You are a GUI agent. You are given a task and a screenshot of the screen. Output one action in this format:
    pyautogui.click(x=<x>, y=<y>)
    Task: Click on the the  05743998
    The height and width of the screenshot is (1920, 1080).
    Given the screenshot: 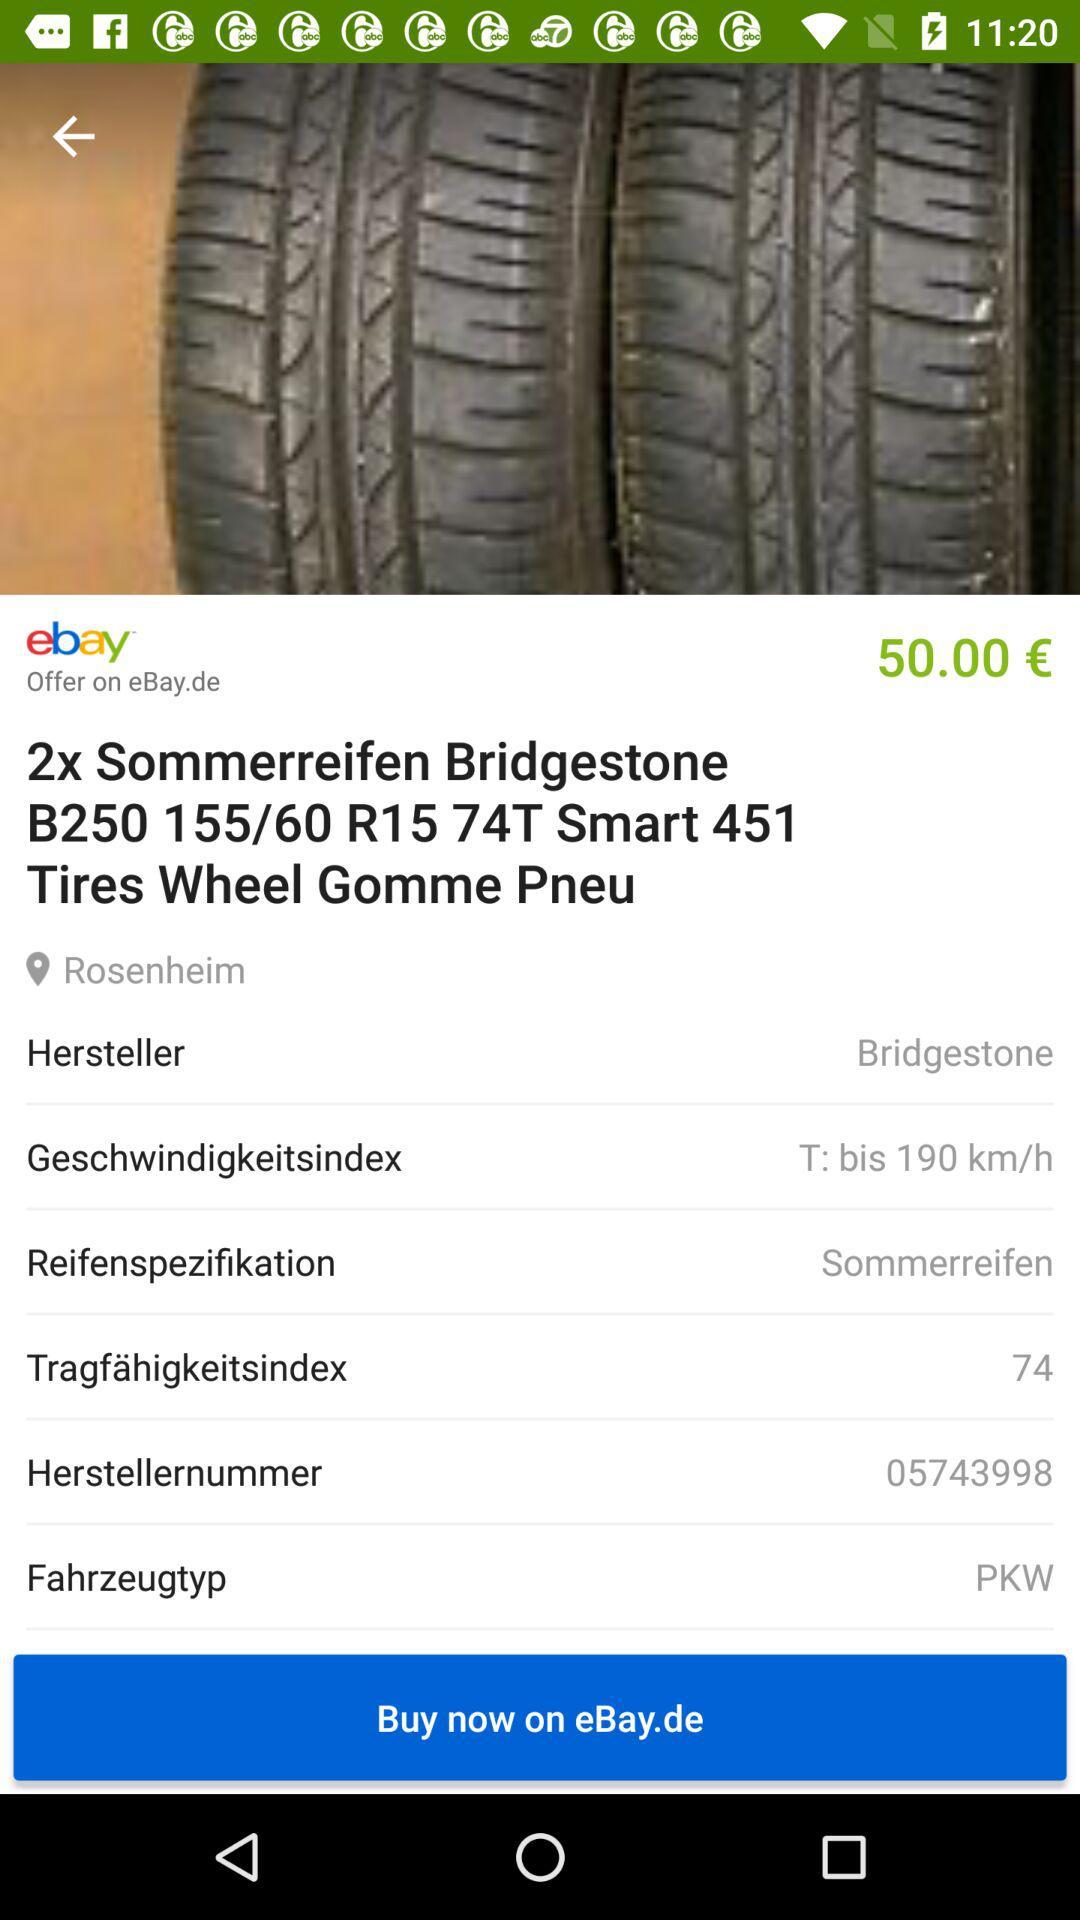 What is the action you would take?
    pyautogui.click(x=687, y=1471)
    